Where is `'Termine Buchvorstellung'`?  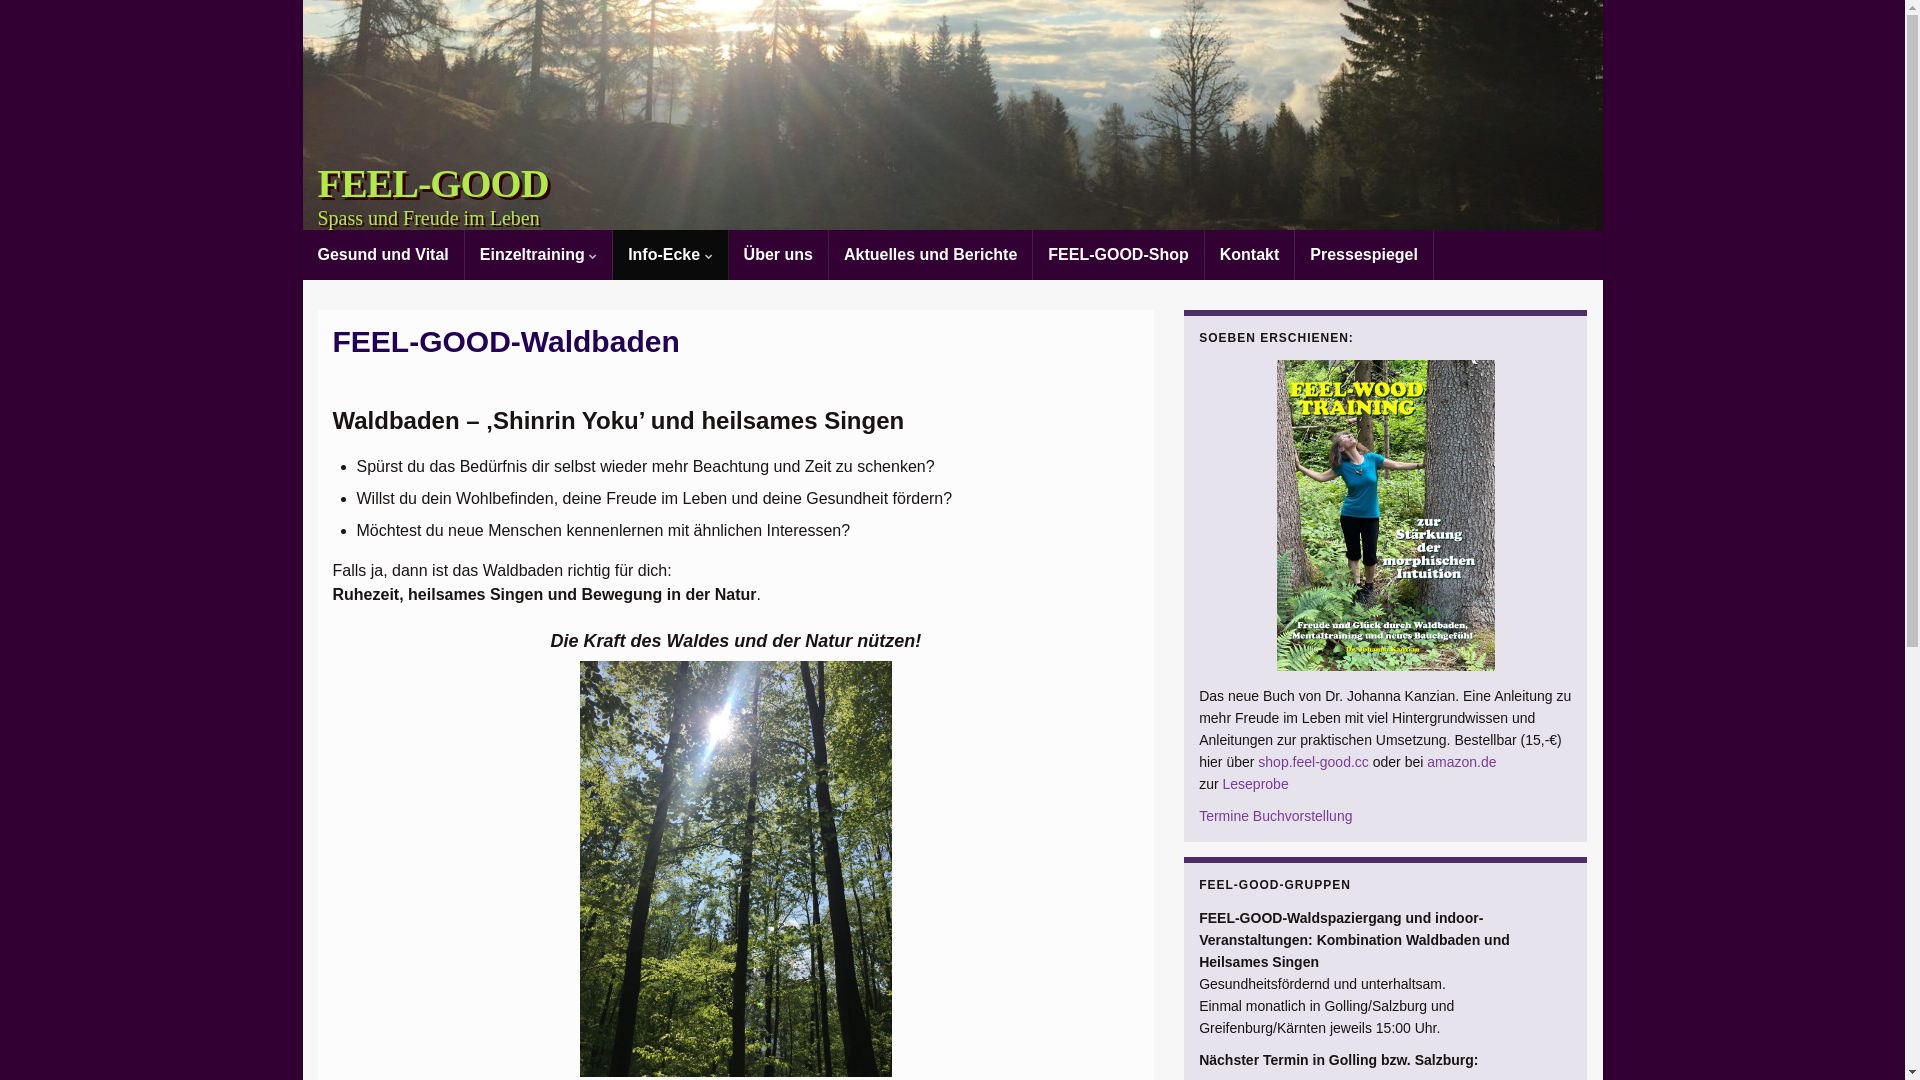
'Termine Buchvorstellung' is located at coordinates (1274, 816).